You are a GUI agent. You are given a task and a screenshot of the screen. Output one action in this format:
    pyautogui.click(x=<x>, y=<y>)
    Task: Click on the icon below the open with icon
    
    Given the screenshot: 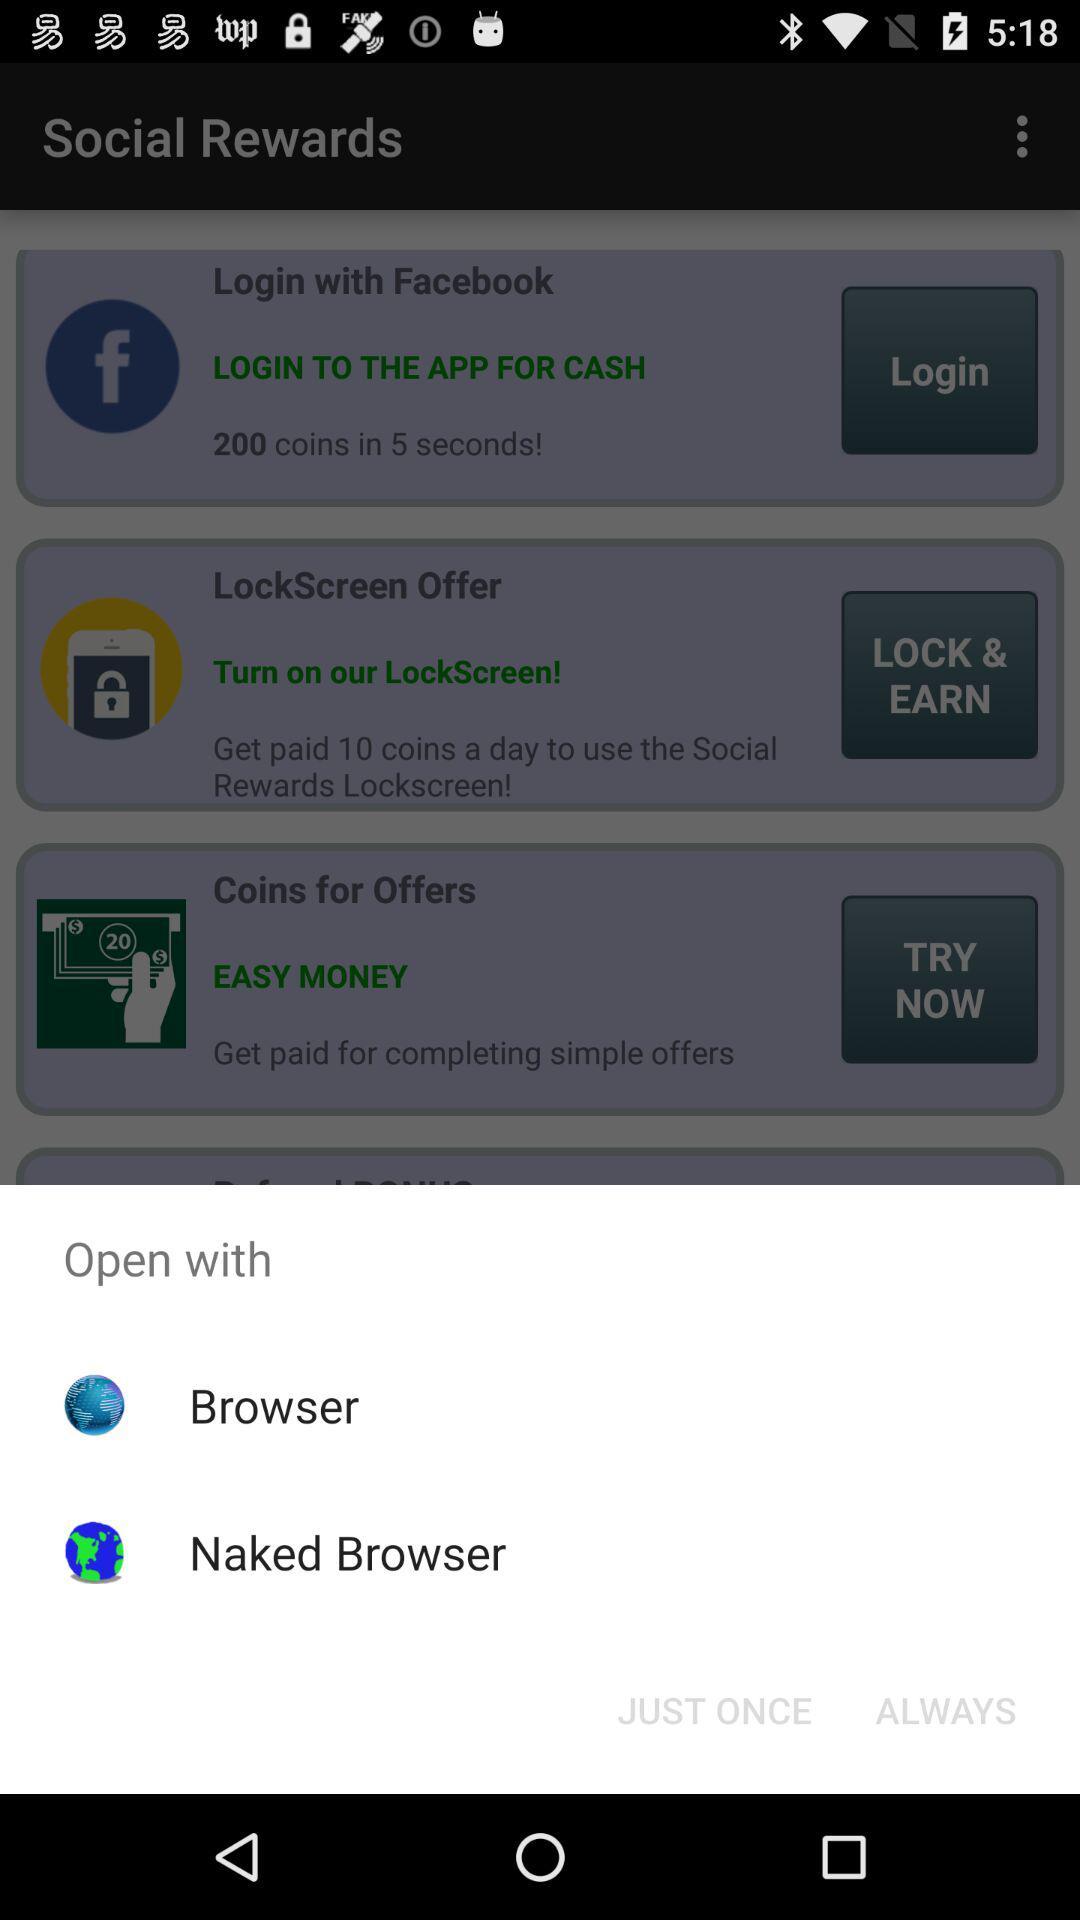 What is the action you would take?
    pyautogui.click(x=713, y=1708)
    